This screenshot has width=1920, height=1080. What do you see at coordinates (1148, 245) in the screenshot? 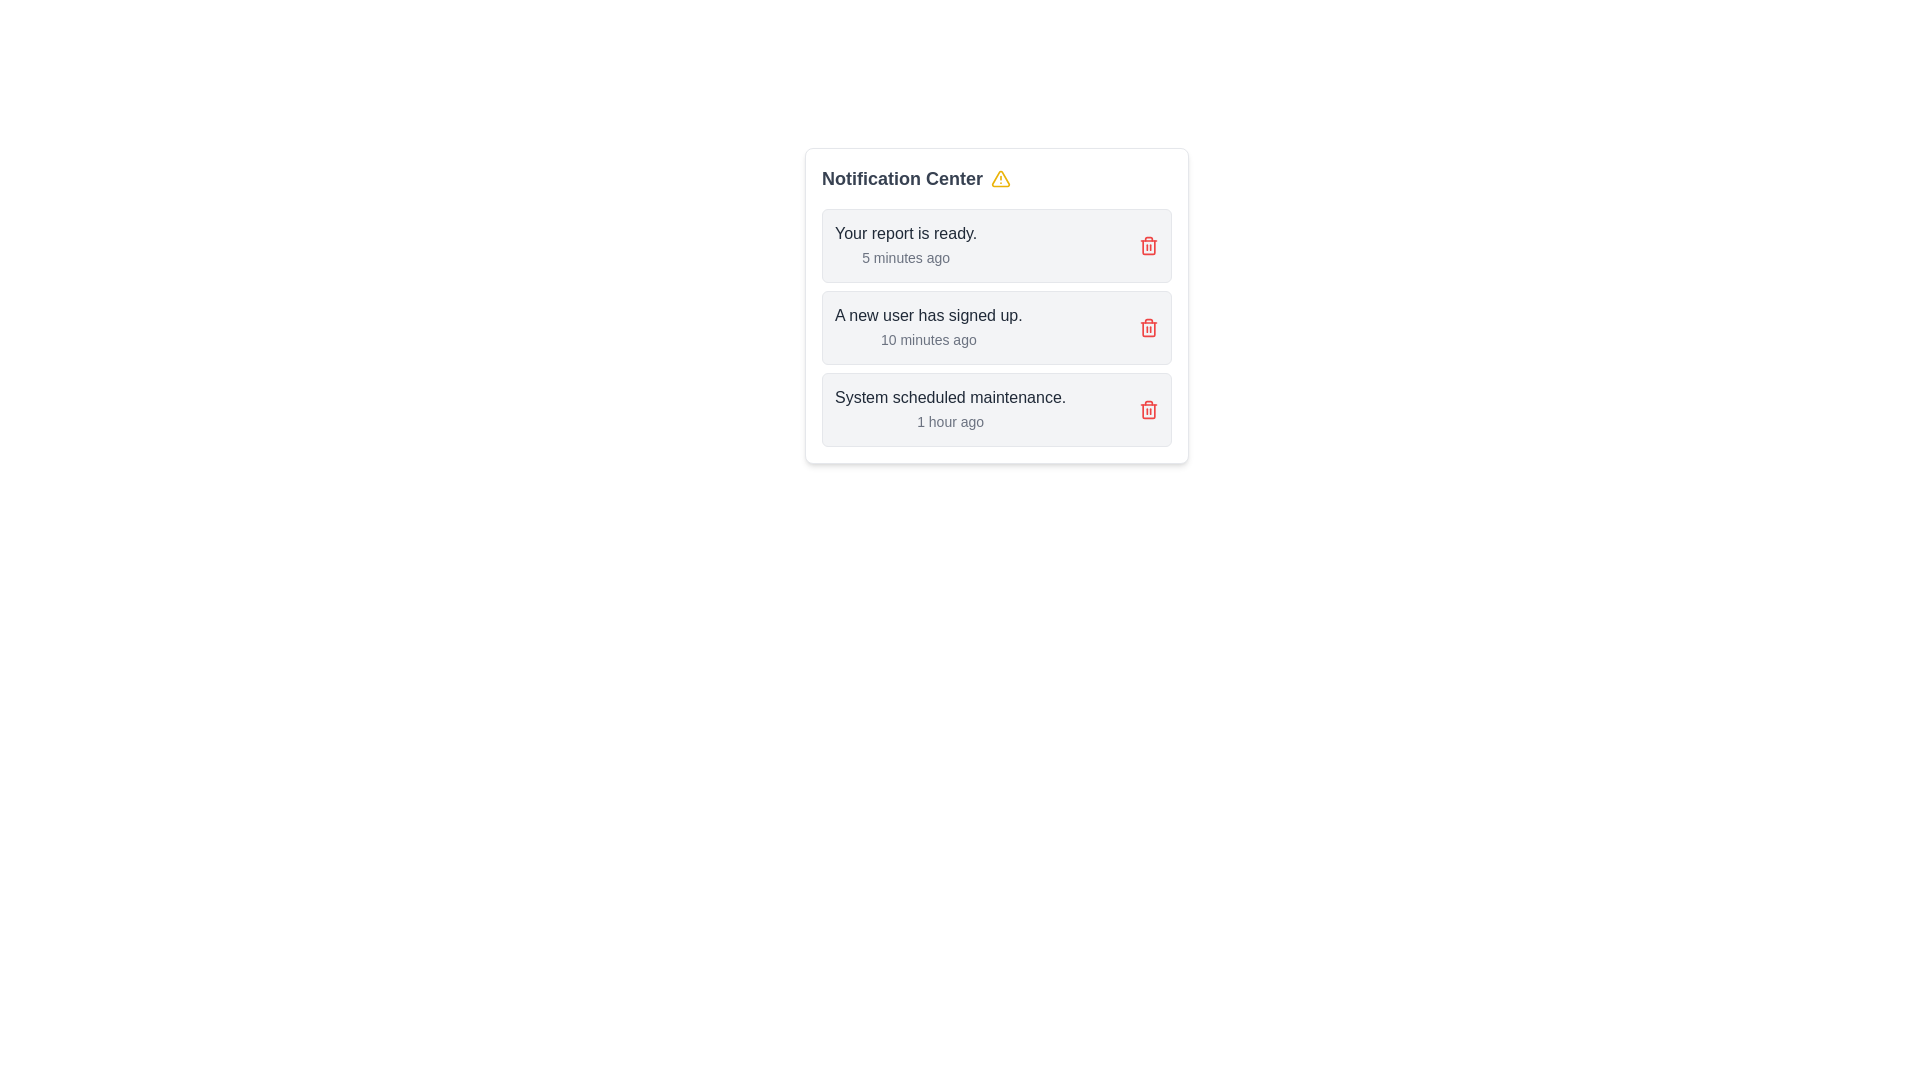
I see `the red trash can icon button located in the topmost notification entry` at bounding box center [1148, 245].